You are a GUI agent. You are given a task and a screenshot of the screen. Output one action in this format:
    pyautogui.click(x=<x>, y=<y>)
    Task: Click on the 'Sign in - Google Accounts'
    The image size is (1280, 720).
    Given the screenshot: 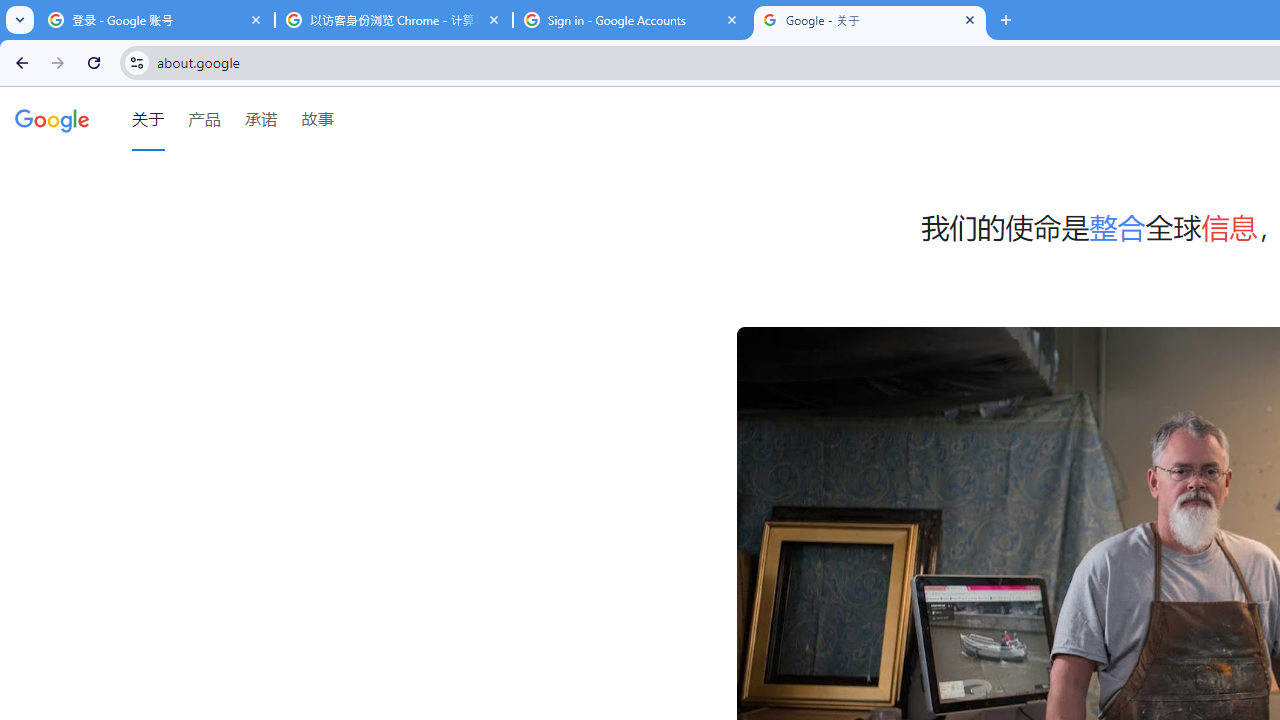 What is the action you would take?
    pyautogui.click(x=631, y=20)
    